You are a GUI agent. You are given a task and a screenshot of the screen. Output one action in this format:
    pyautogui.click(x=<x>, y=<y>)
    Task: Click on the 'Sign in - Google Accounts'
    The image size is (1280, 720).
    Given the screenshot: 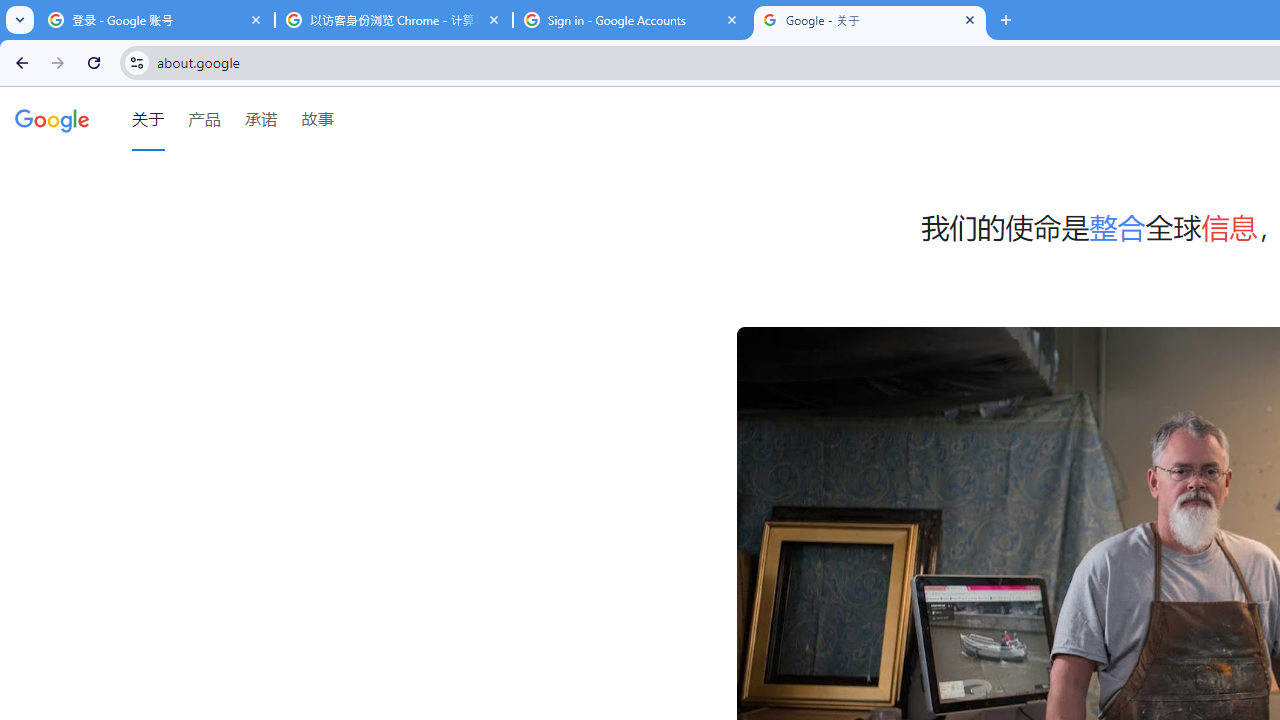 What is the action you would take?
    pyautogui.click(x=631, y=20)
    